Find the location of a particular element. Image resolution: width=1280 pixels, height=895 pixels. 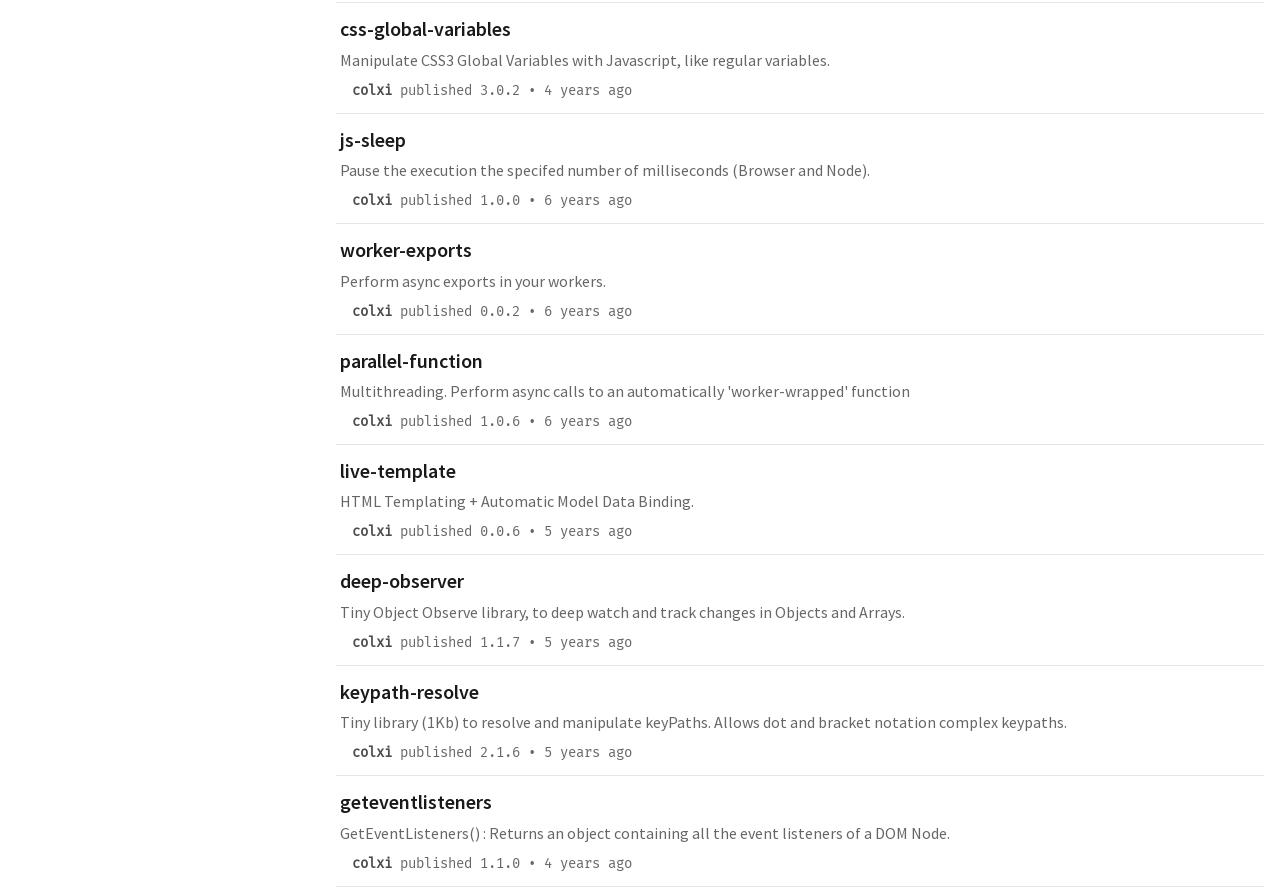

'Manipulate CSS3 Global Variables with Javascript, like regular variables.' is located at coordinates (583, 58).